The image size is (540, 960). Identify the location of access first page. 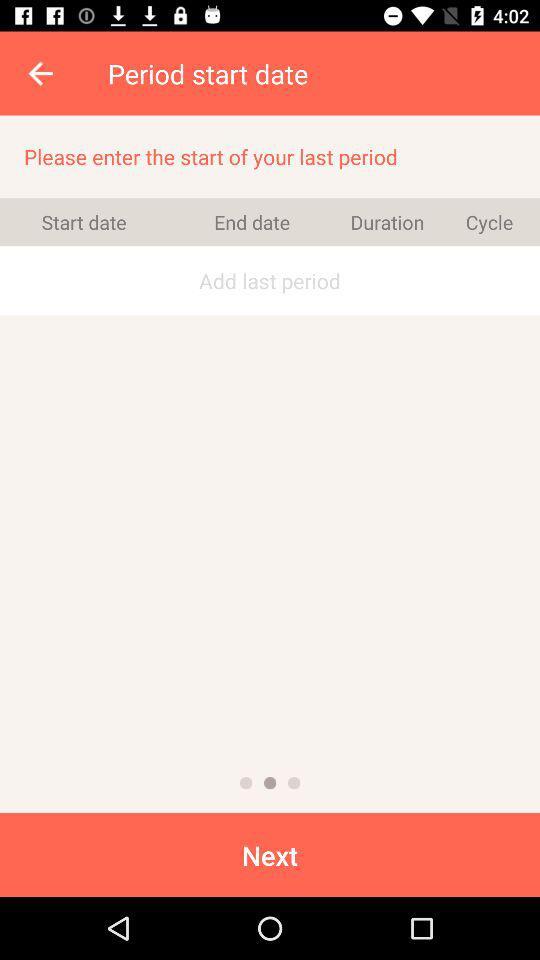
(246, 783).